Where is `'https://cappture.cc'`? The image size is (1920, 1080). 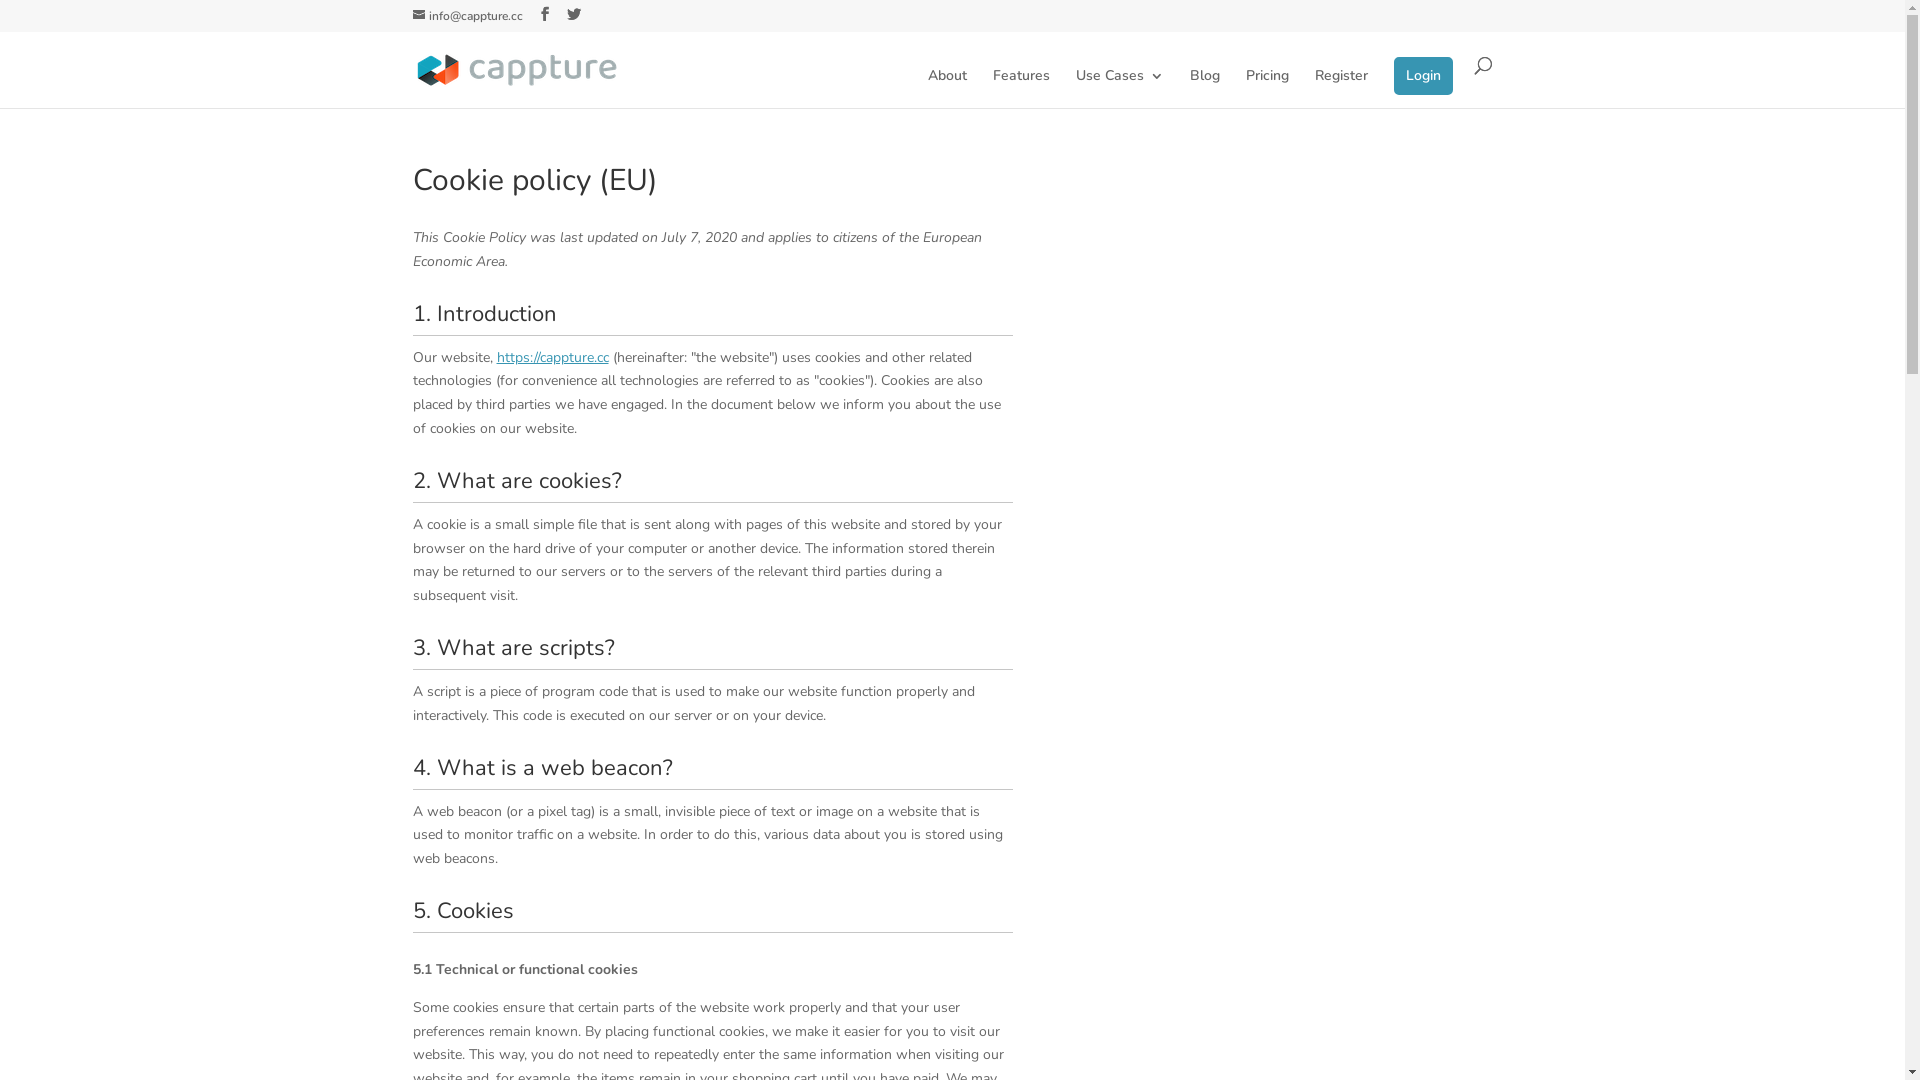
'https://cappture.cc' is located at coordinates (552, 356).